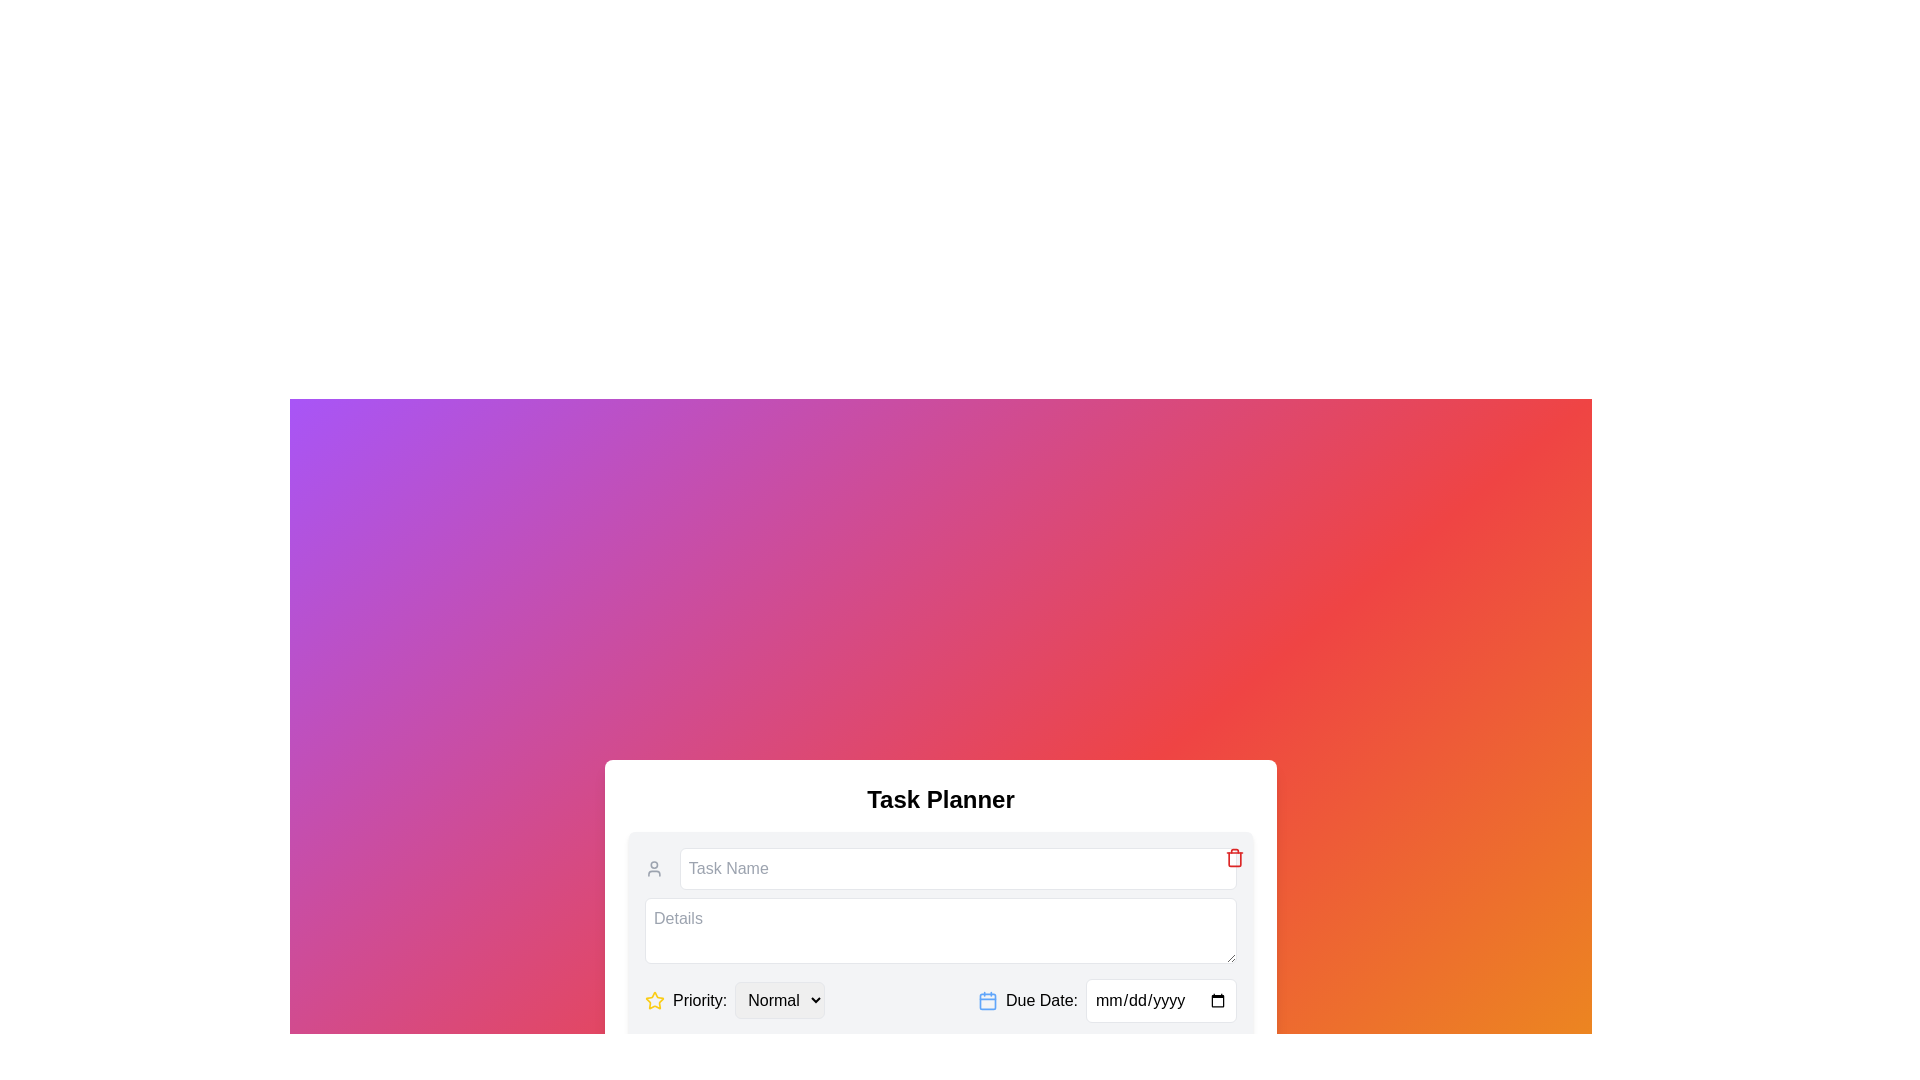  What do you see at coordinates (1161, 1000) in the screenshot?
I see `the date input field with the placeholder formatted as 'mm/dd/yyyy' in the 'Task Planner' section` at bounding box center [1161, 1000].